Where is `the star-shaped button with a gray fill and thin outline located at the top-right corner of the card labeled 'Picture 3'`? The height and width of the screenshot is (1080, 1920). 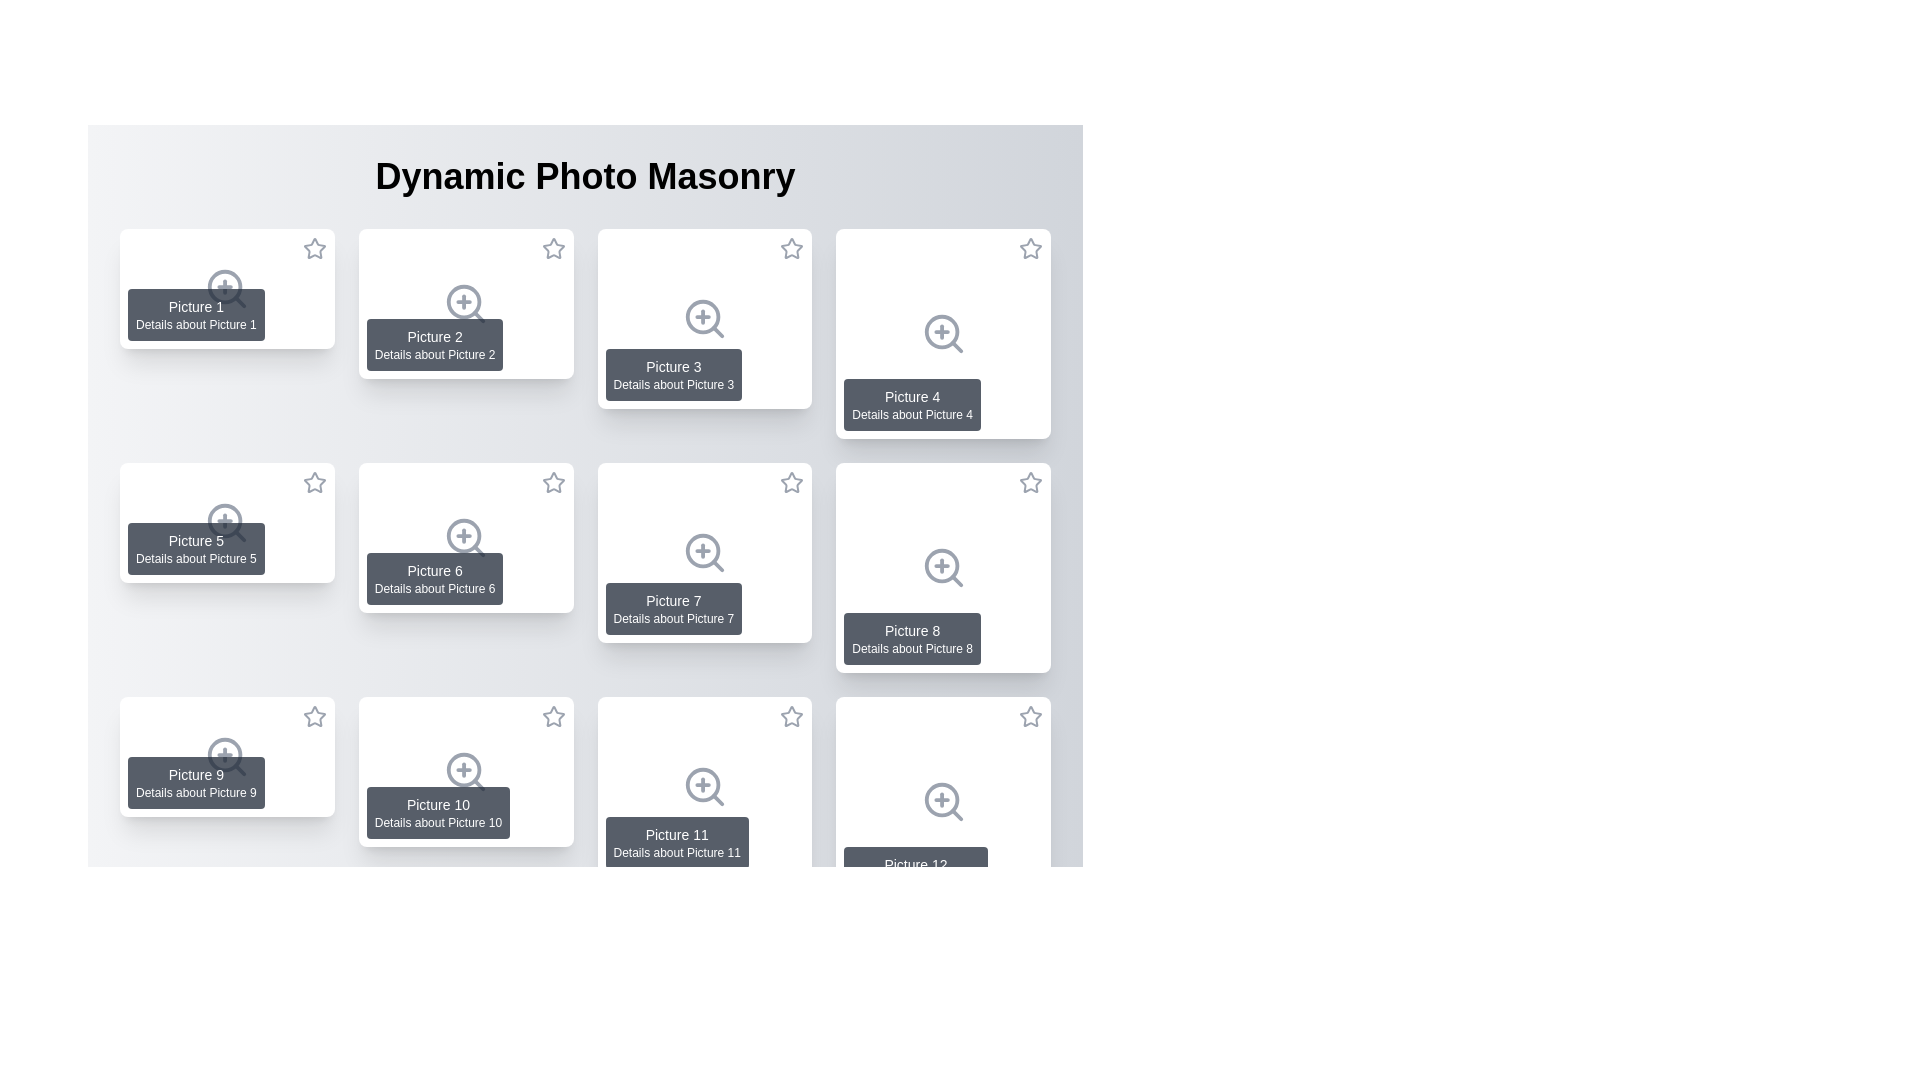 the star-shaped button with a gray fill and thin outline located at the top-right corner of the card labeled 'Picture 3' is located at coordinates (791, 248).